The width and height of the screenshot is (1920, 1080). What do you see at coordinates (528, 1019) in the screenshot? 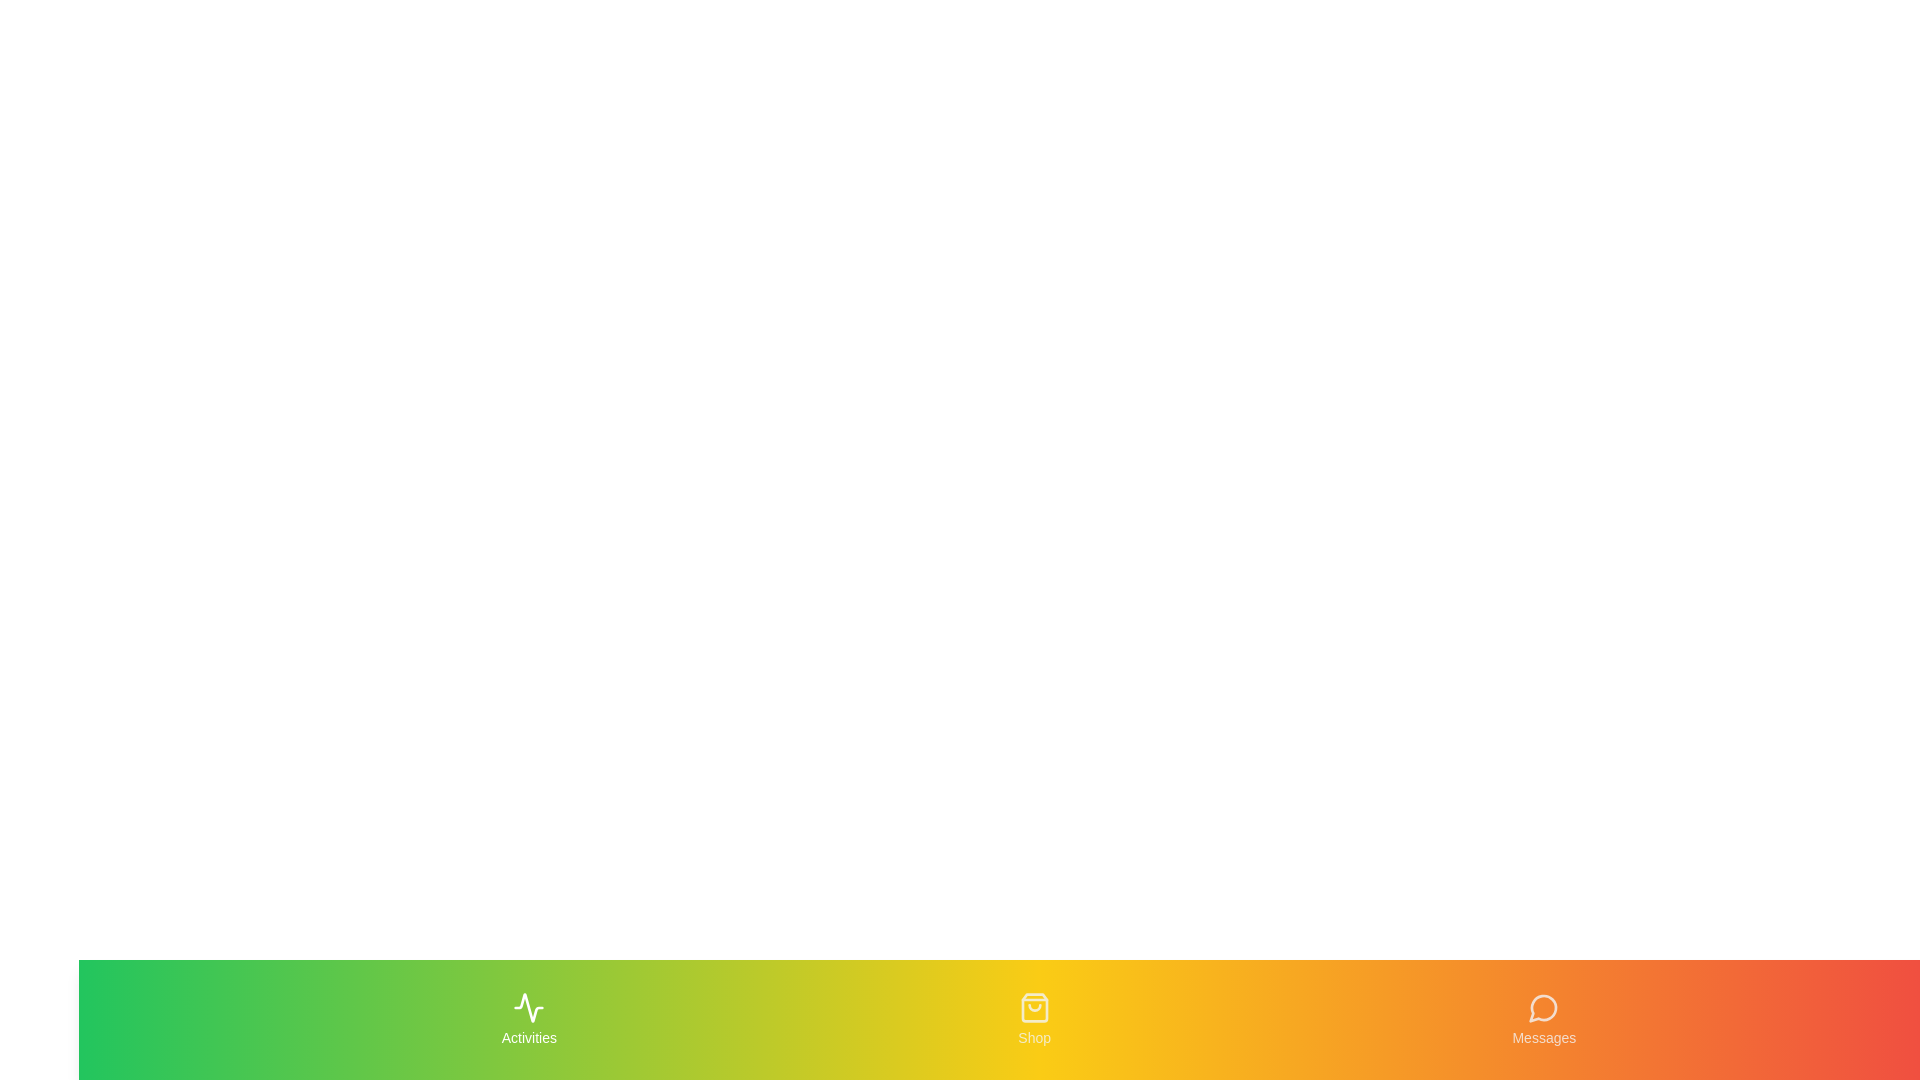
I see `the Activities tab to view its hover effect` at bounding box center [528, 1019].